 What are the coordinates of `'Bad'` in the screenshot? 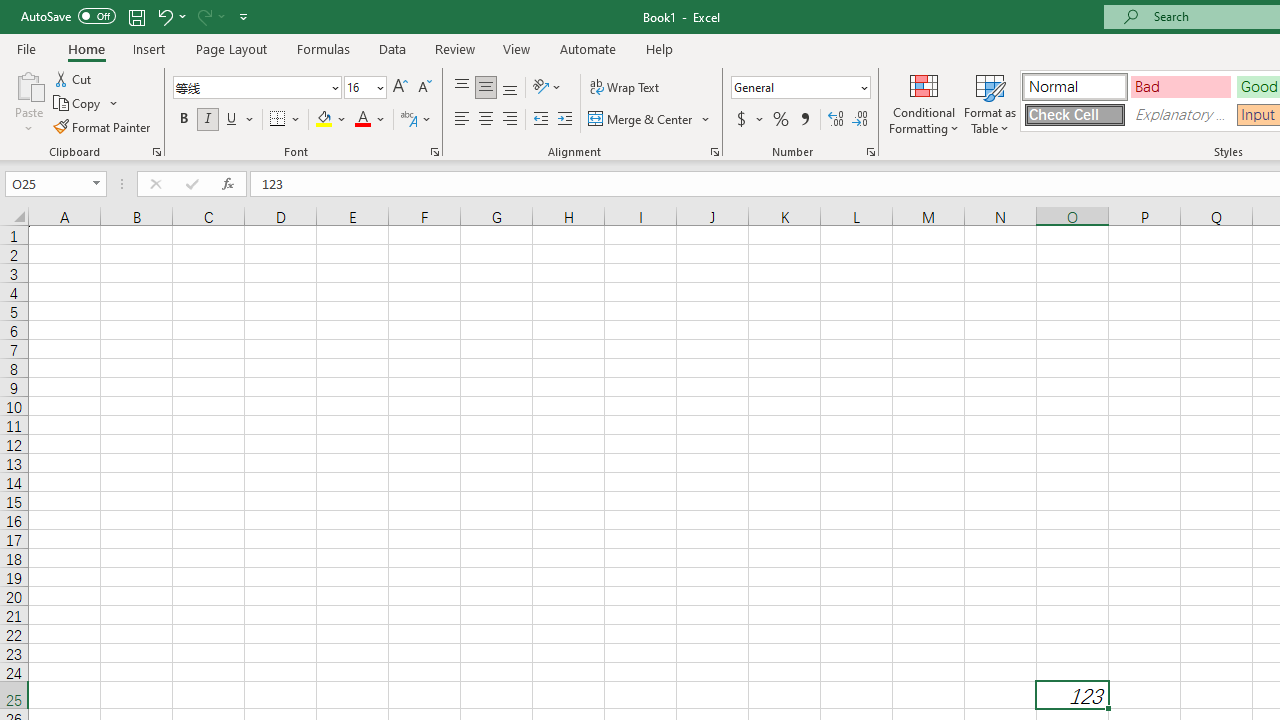 It's located at (1180, 85).